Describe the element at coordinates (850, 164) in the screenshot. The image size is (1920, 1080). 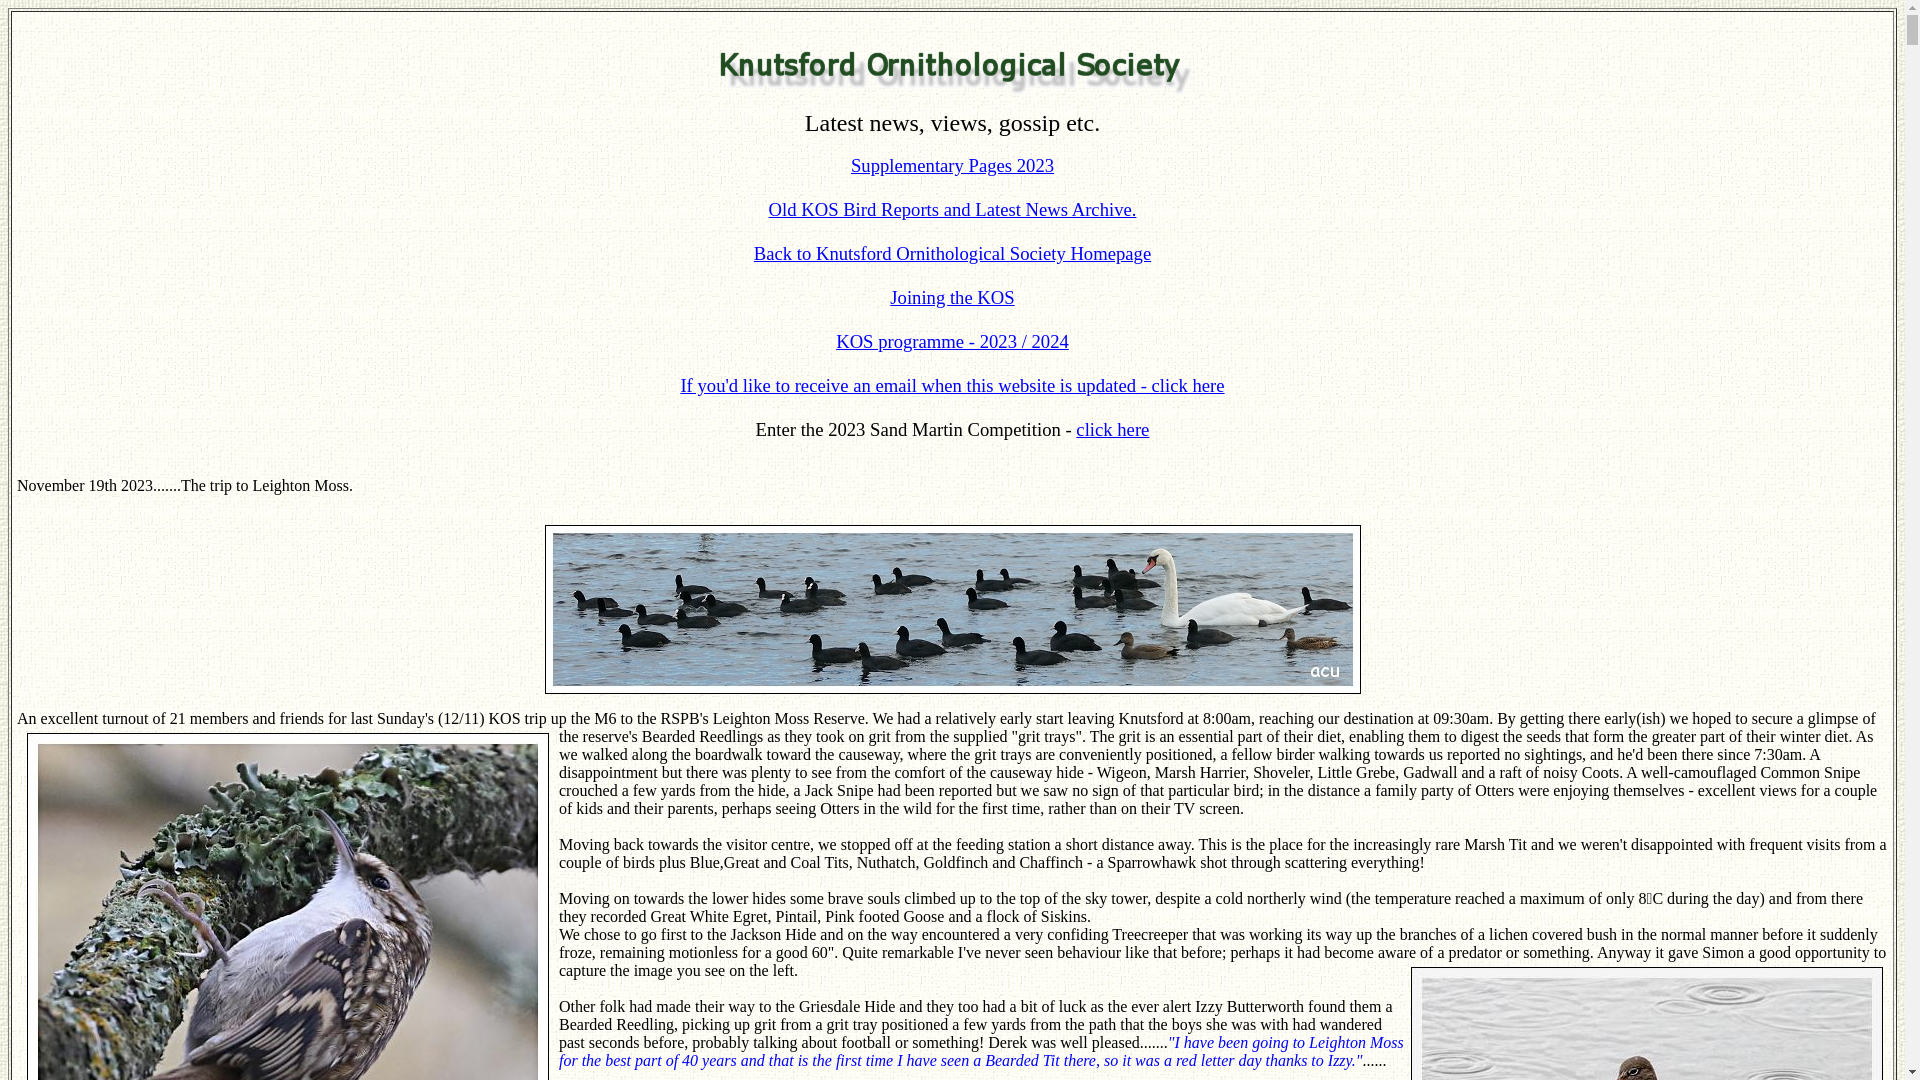
I see `'Supplementary Pages 2023'` at that location.